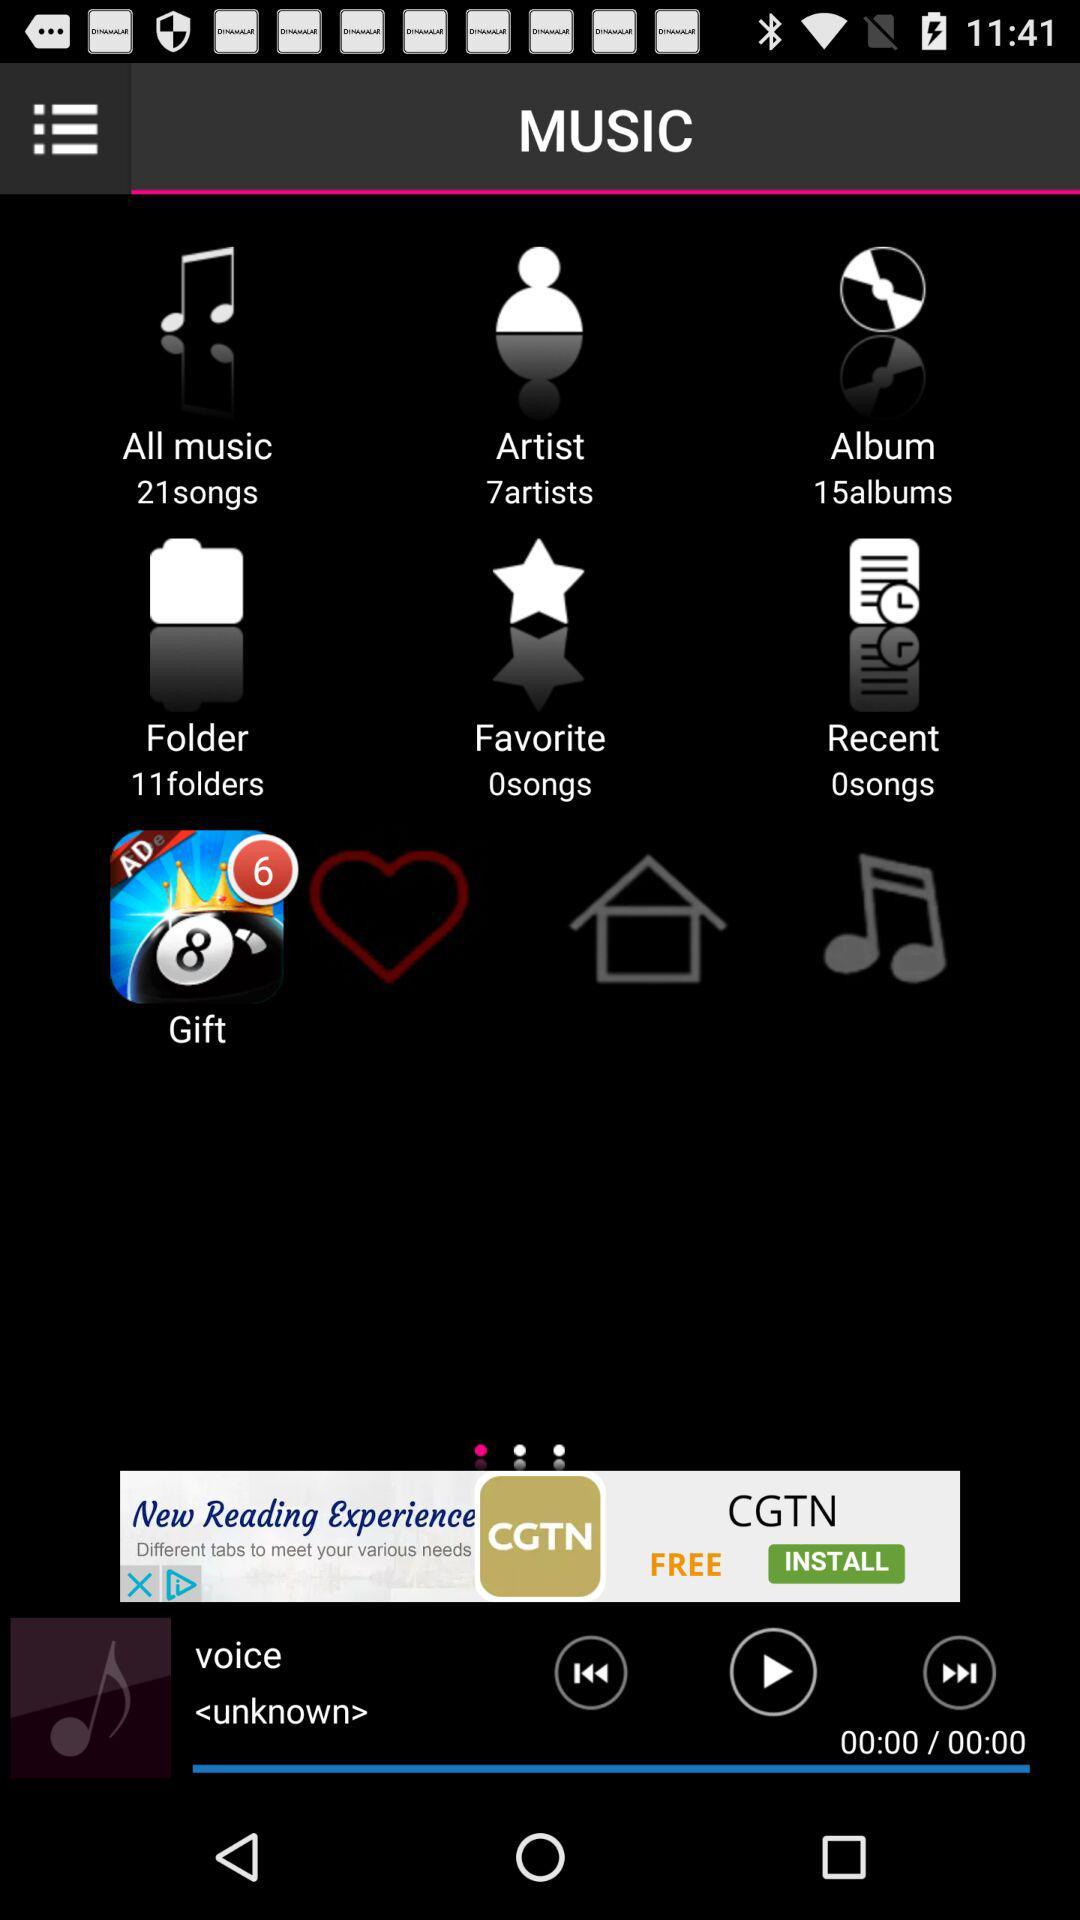 The height and width of the screenshot is (1920, 1080). What do you see at coordinates (772, 1680) in the screenshot?
I see `playing the record of voice` at bounding box center [772, 1680].